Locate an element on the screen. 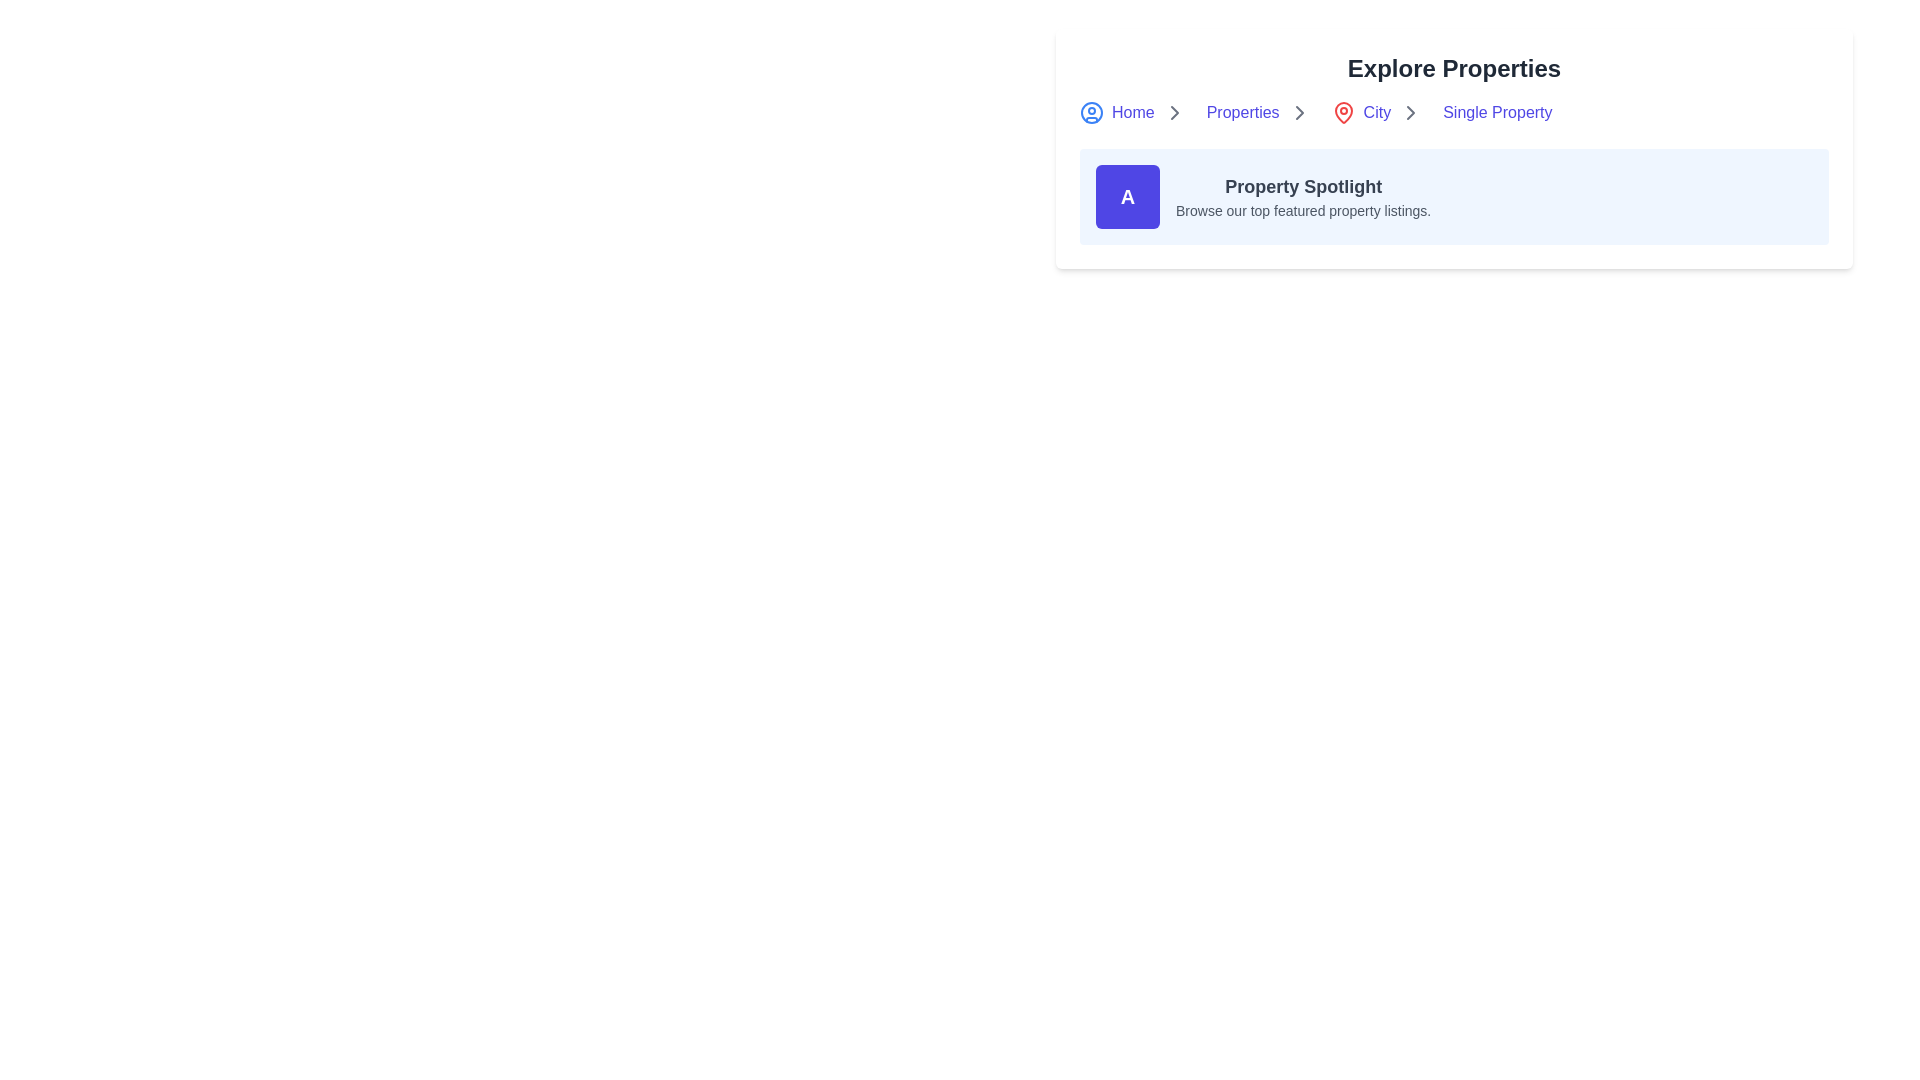 The height and width of the screenshot is (1080, 1920). the Navigation breadcrumb item located under the 'Explore Properties' title is located at coordinates (1454, 112).